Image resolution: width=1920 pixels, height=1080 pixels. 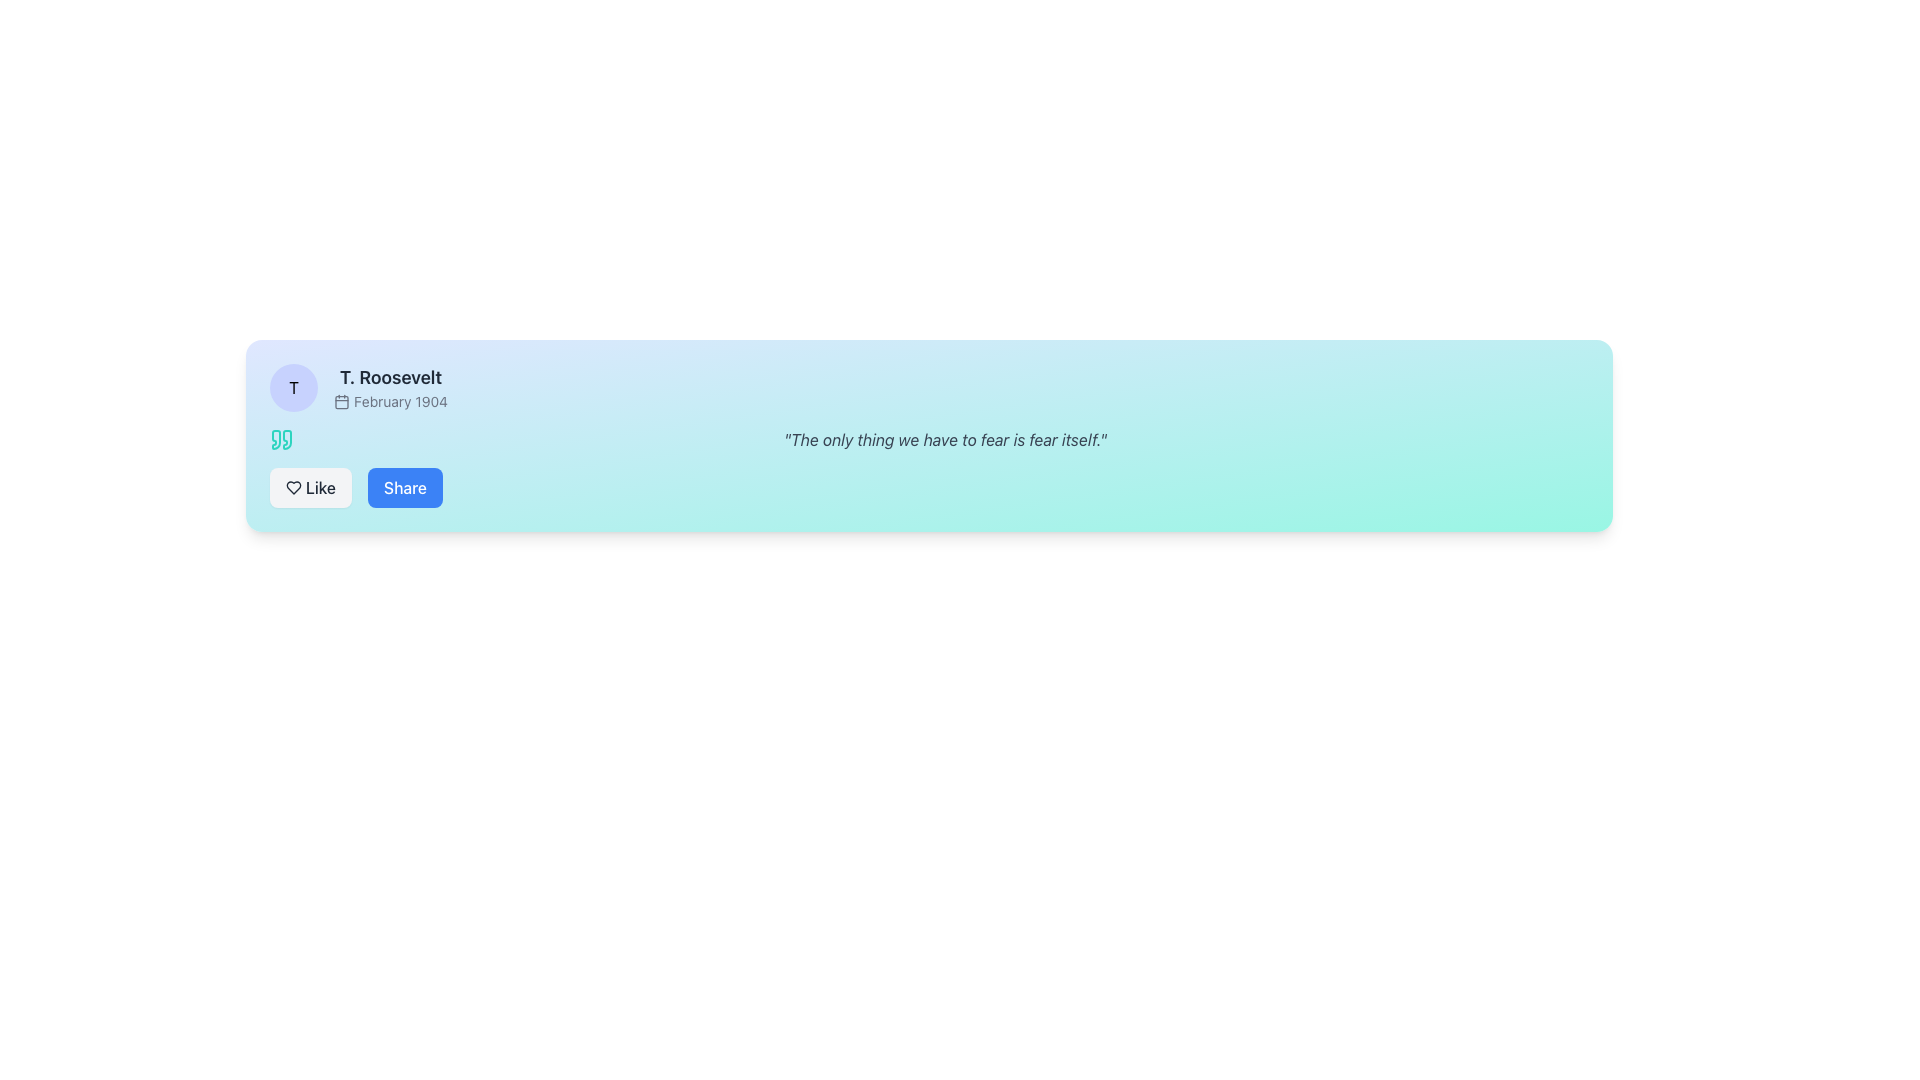 I want to click on the heart icon located in the lower-left region of the card, so click(x=292, y=488).